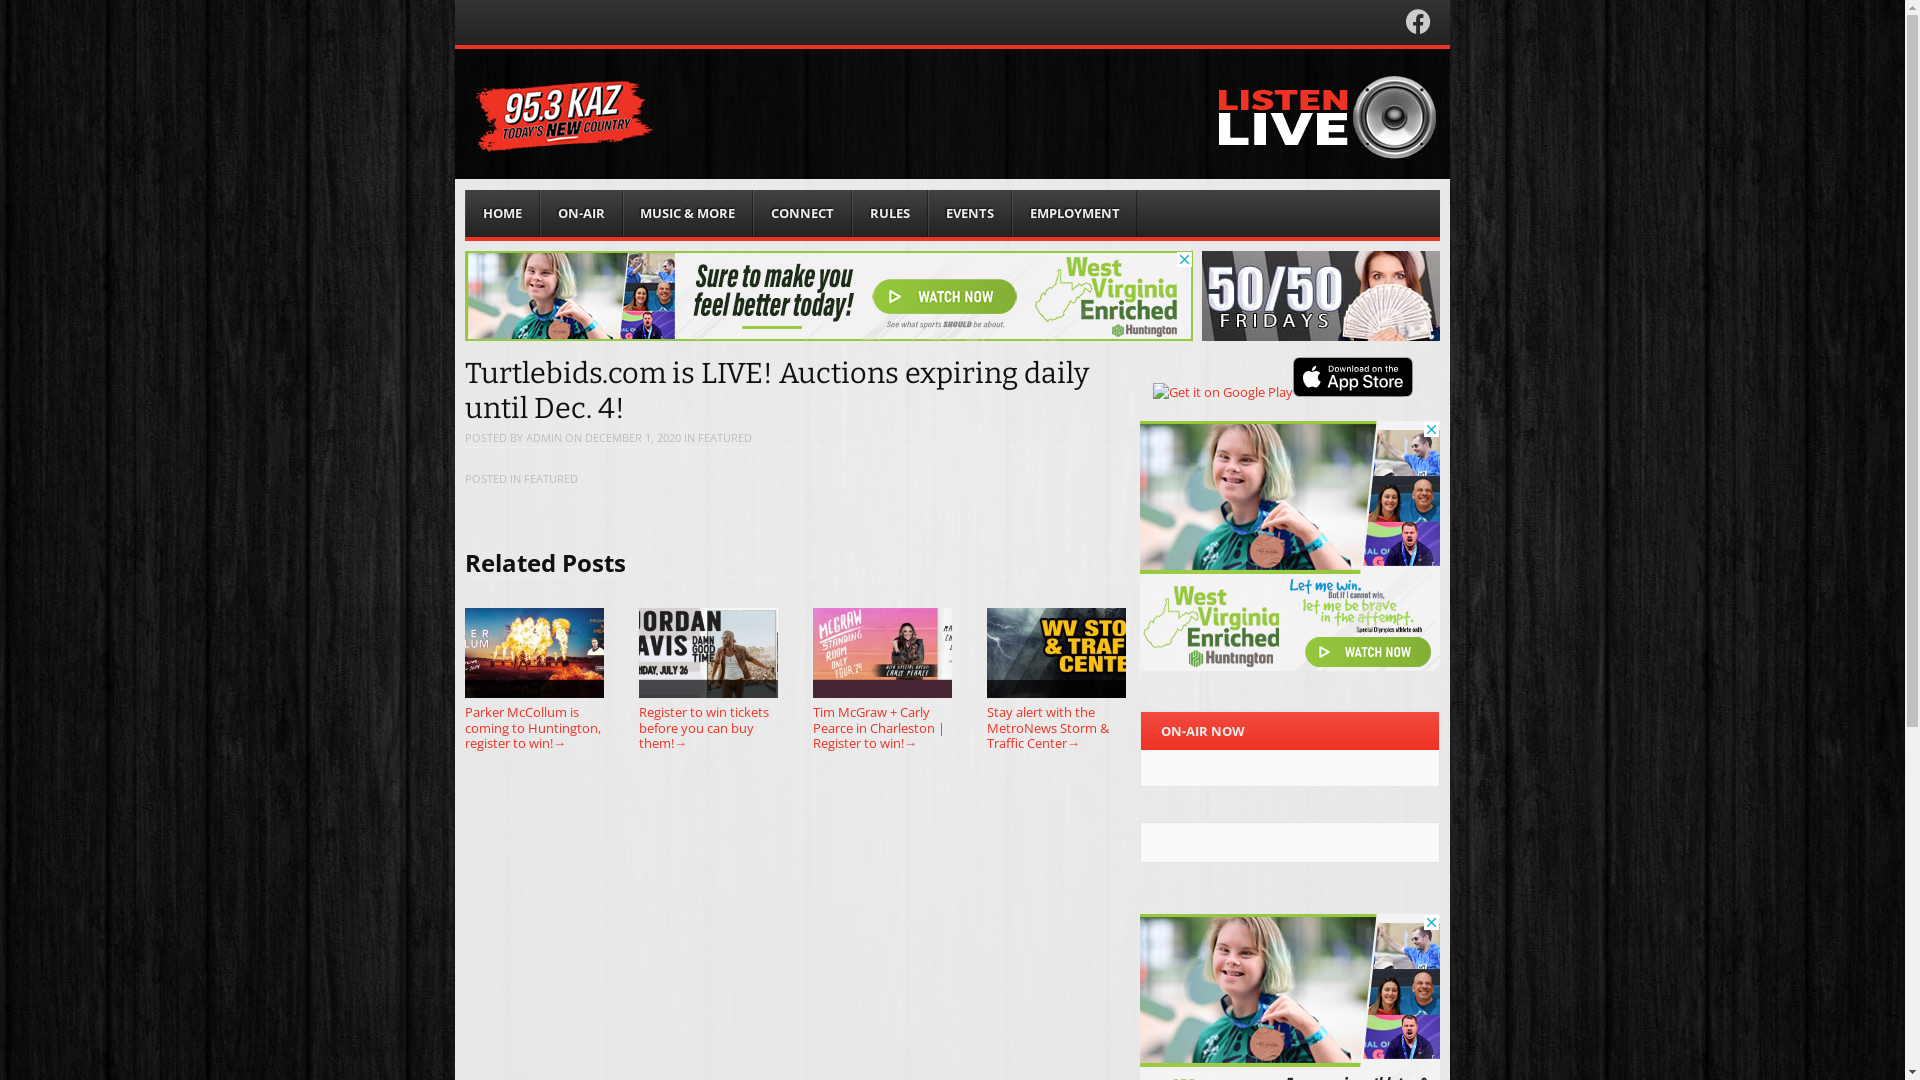 This screenshot has width=1920, height=1080. What do you see at coordinates (464, 213) in the screenshot?
I see `'HOME'` at bounding box center [464, 213].